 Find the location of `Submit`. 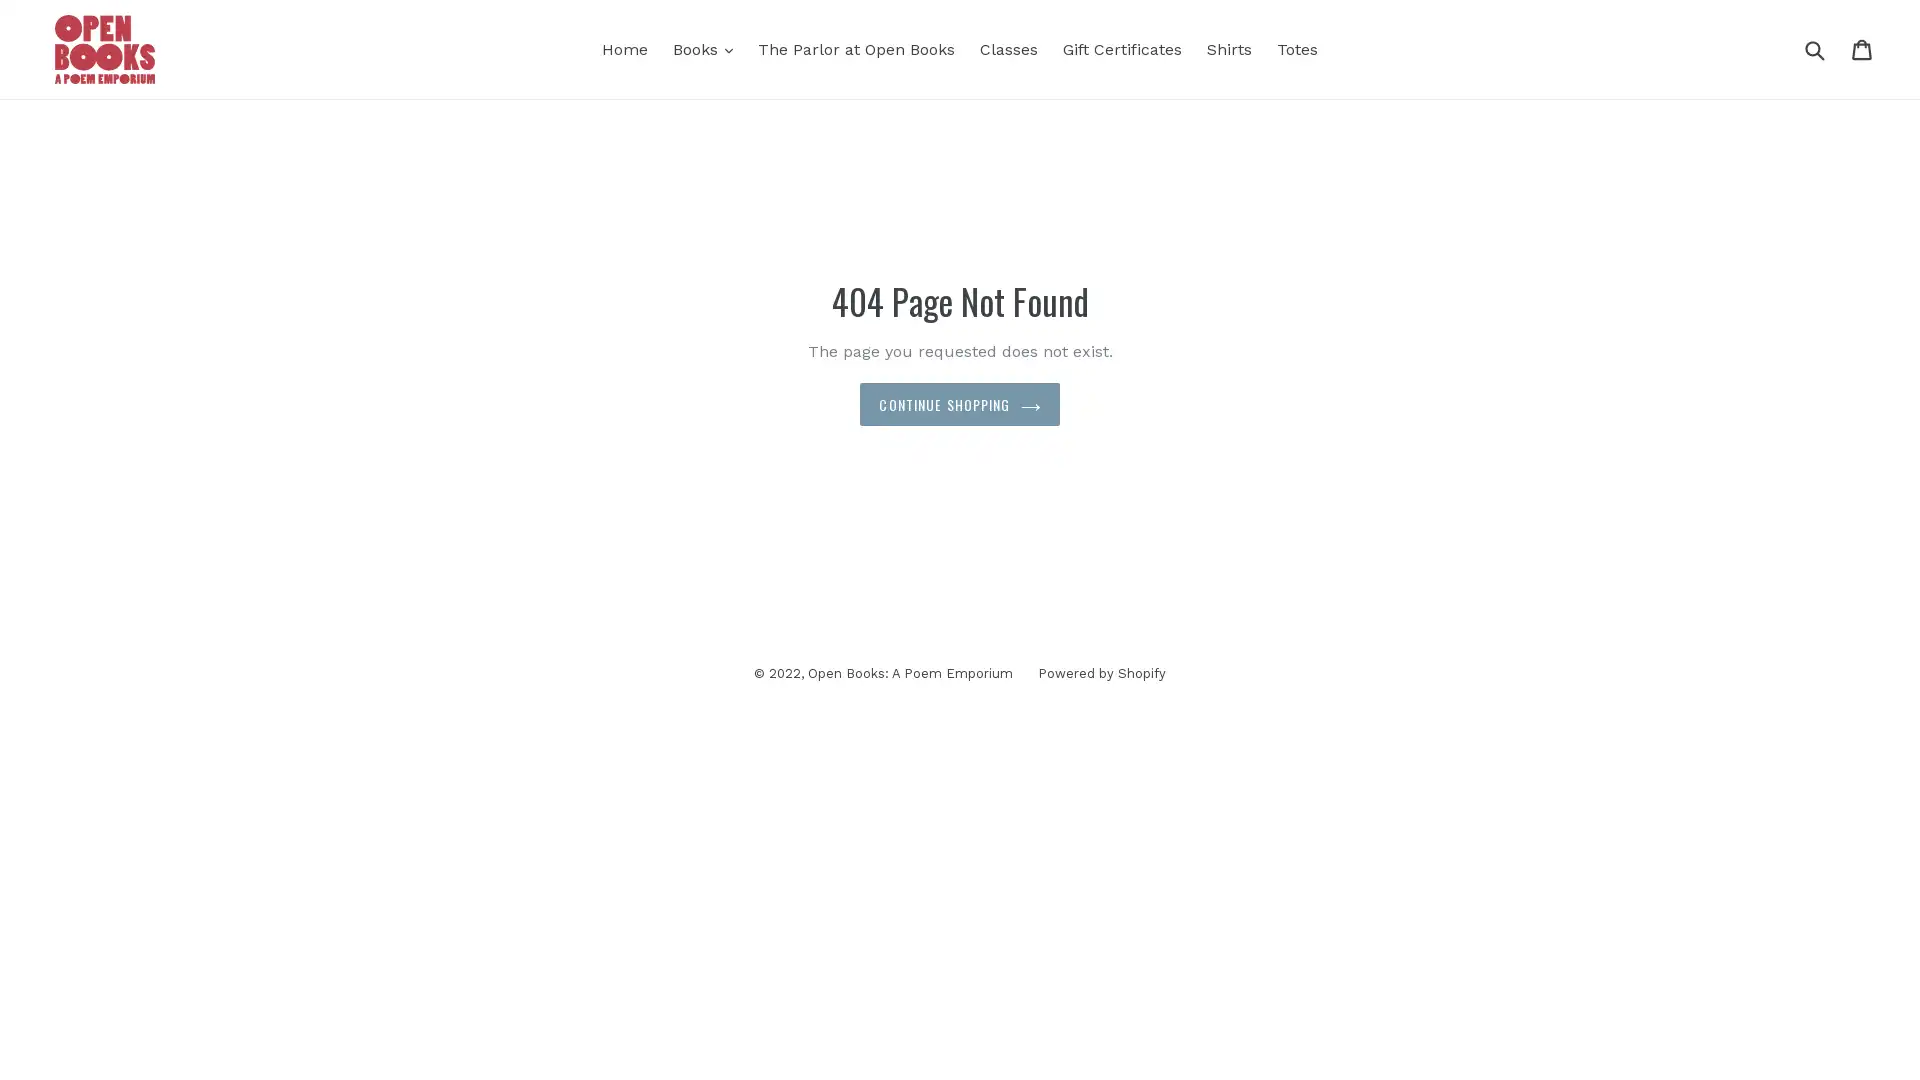

Submit is located at coordinates (1814, 48).